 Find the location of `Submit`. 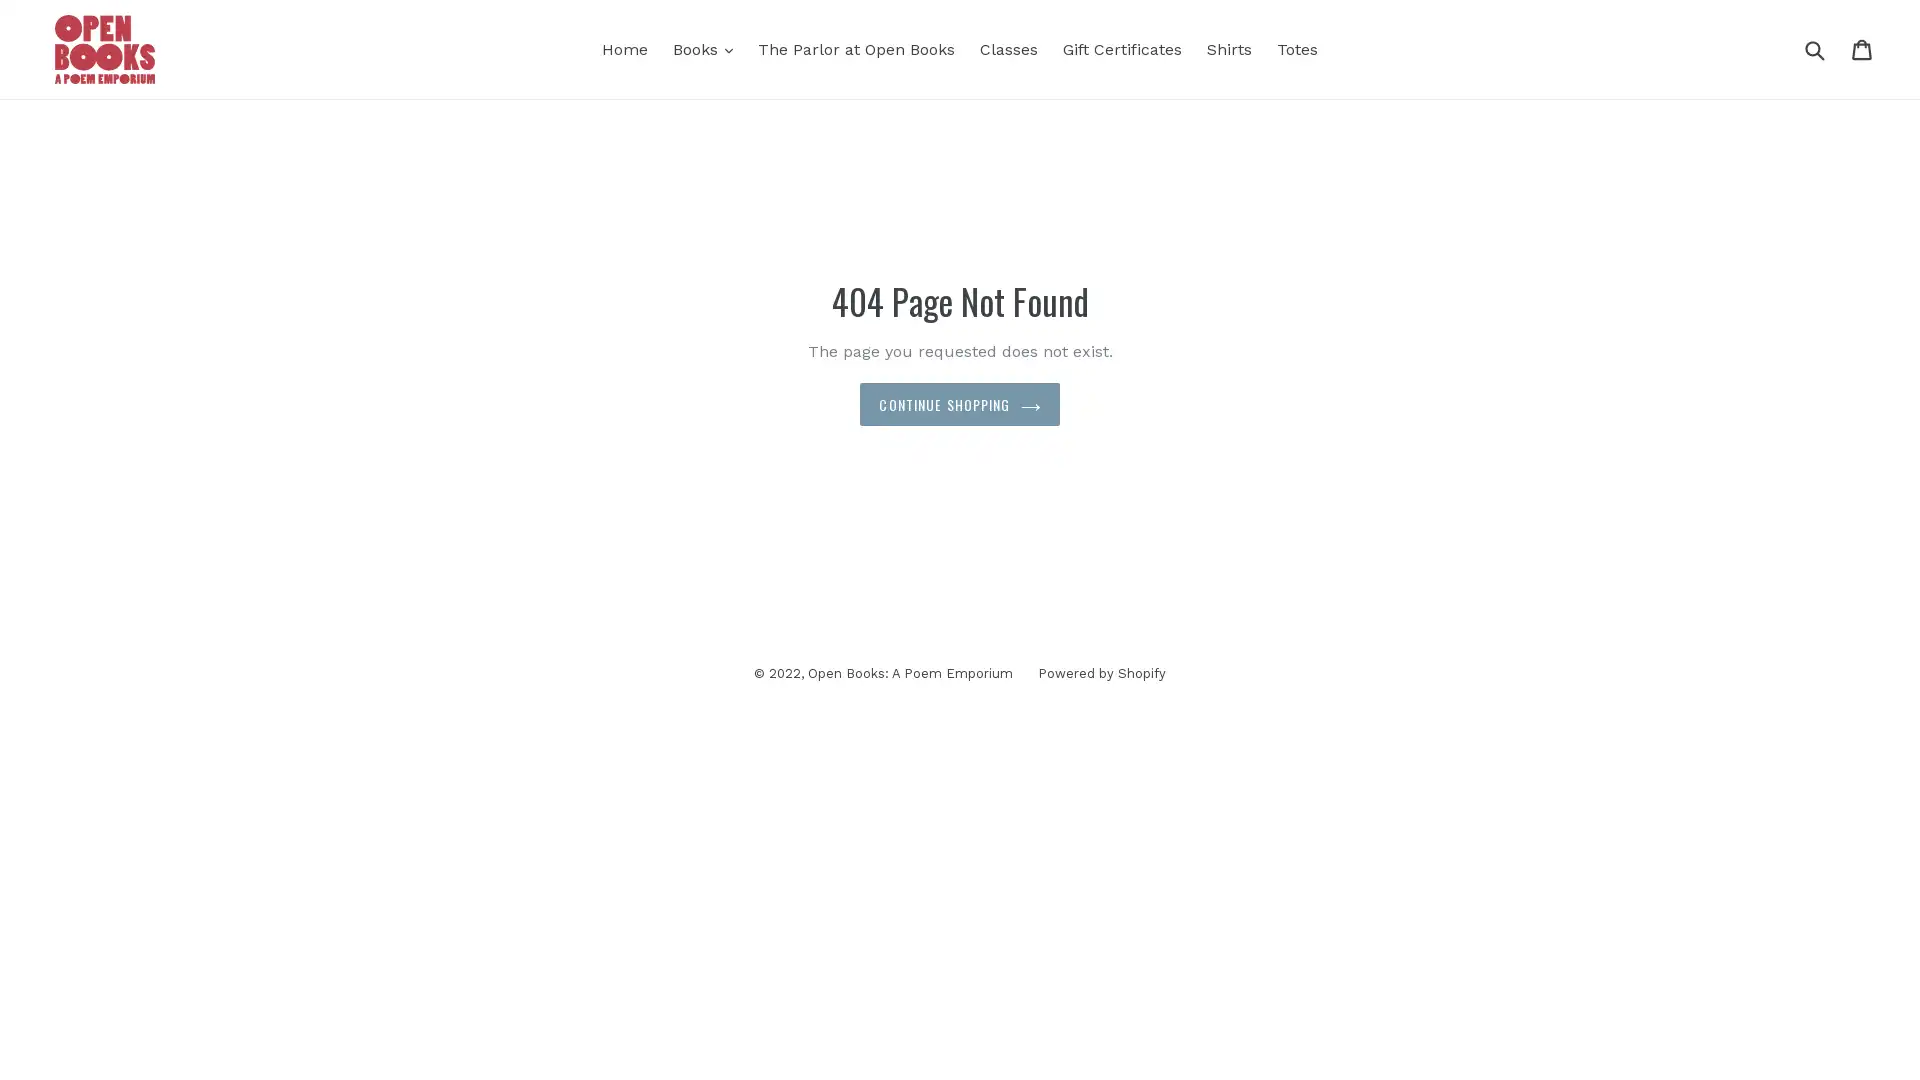

Submit is located at coordinates (1814, 48).